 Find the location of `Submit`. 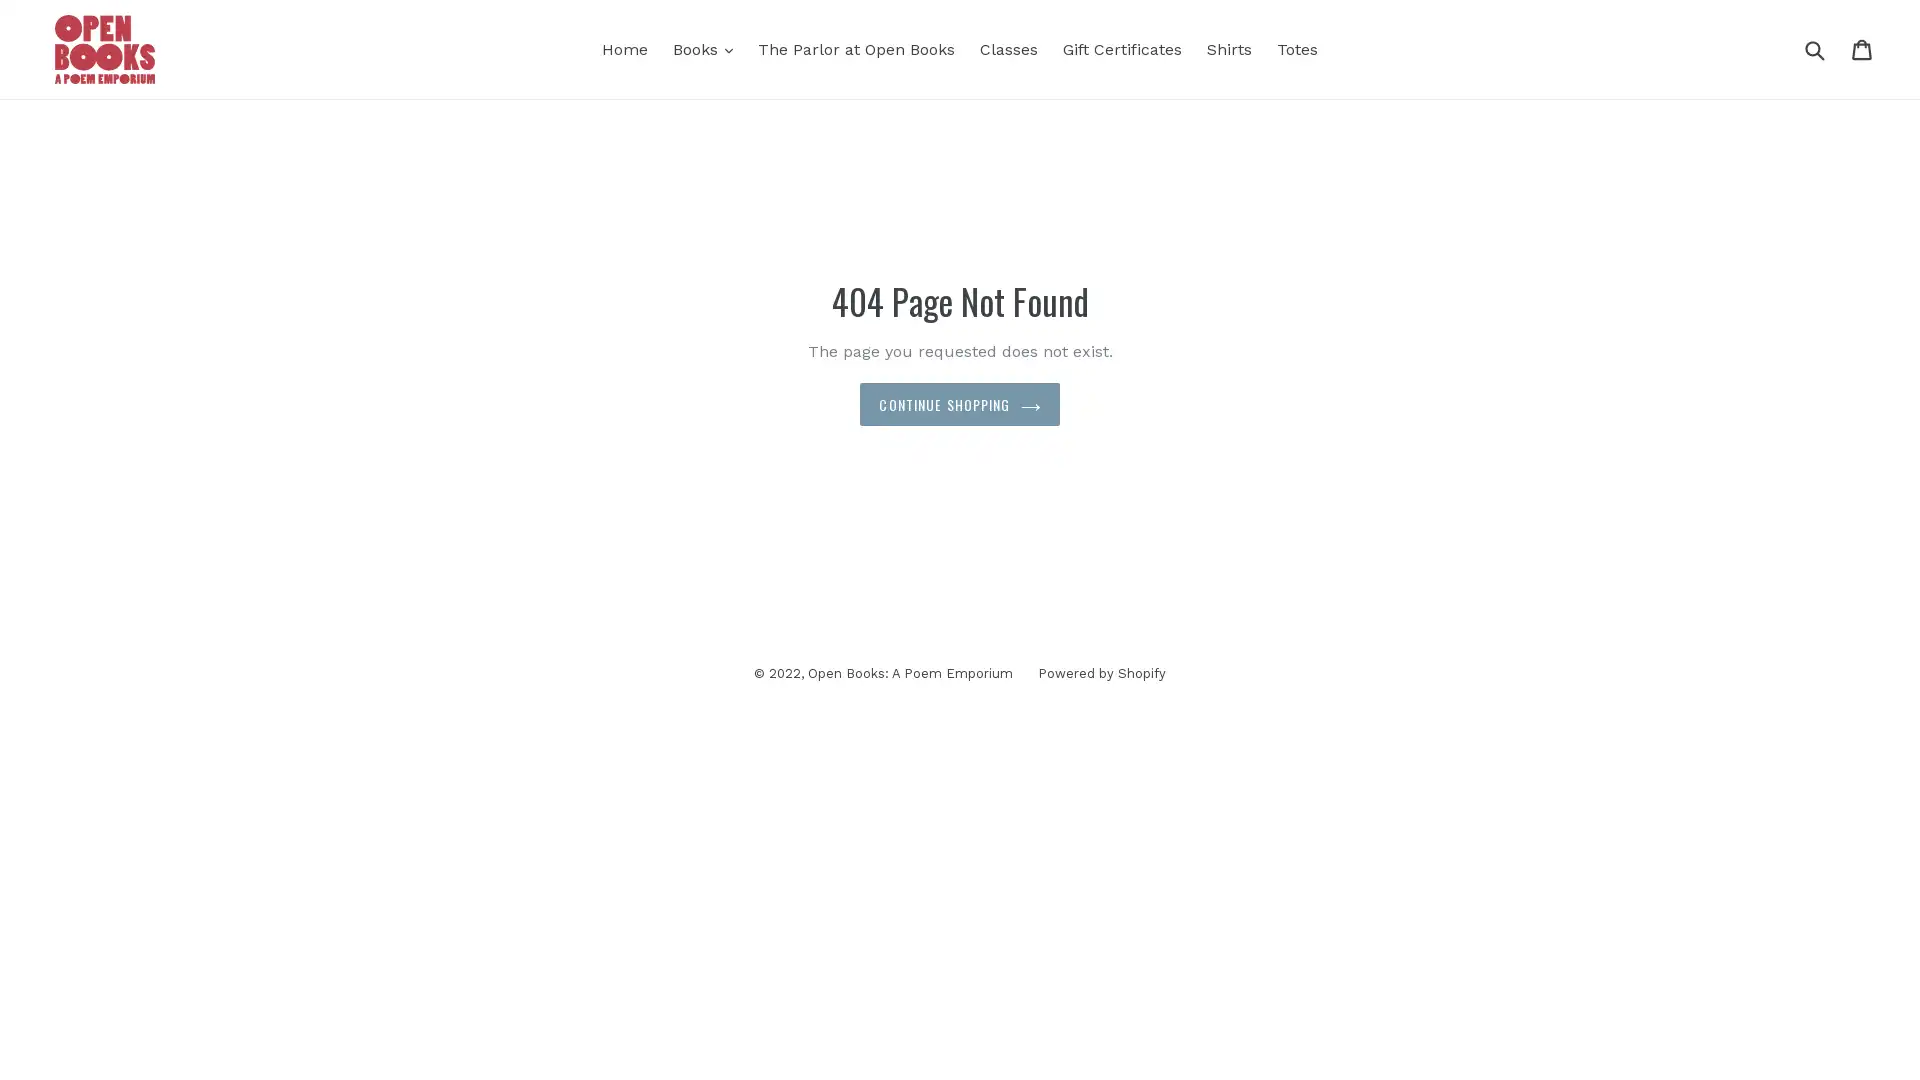

Submit is located at coordinates (1814, 48).